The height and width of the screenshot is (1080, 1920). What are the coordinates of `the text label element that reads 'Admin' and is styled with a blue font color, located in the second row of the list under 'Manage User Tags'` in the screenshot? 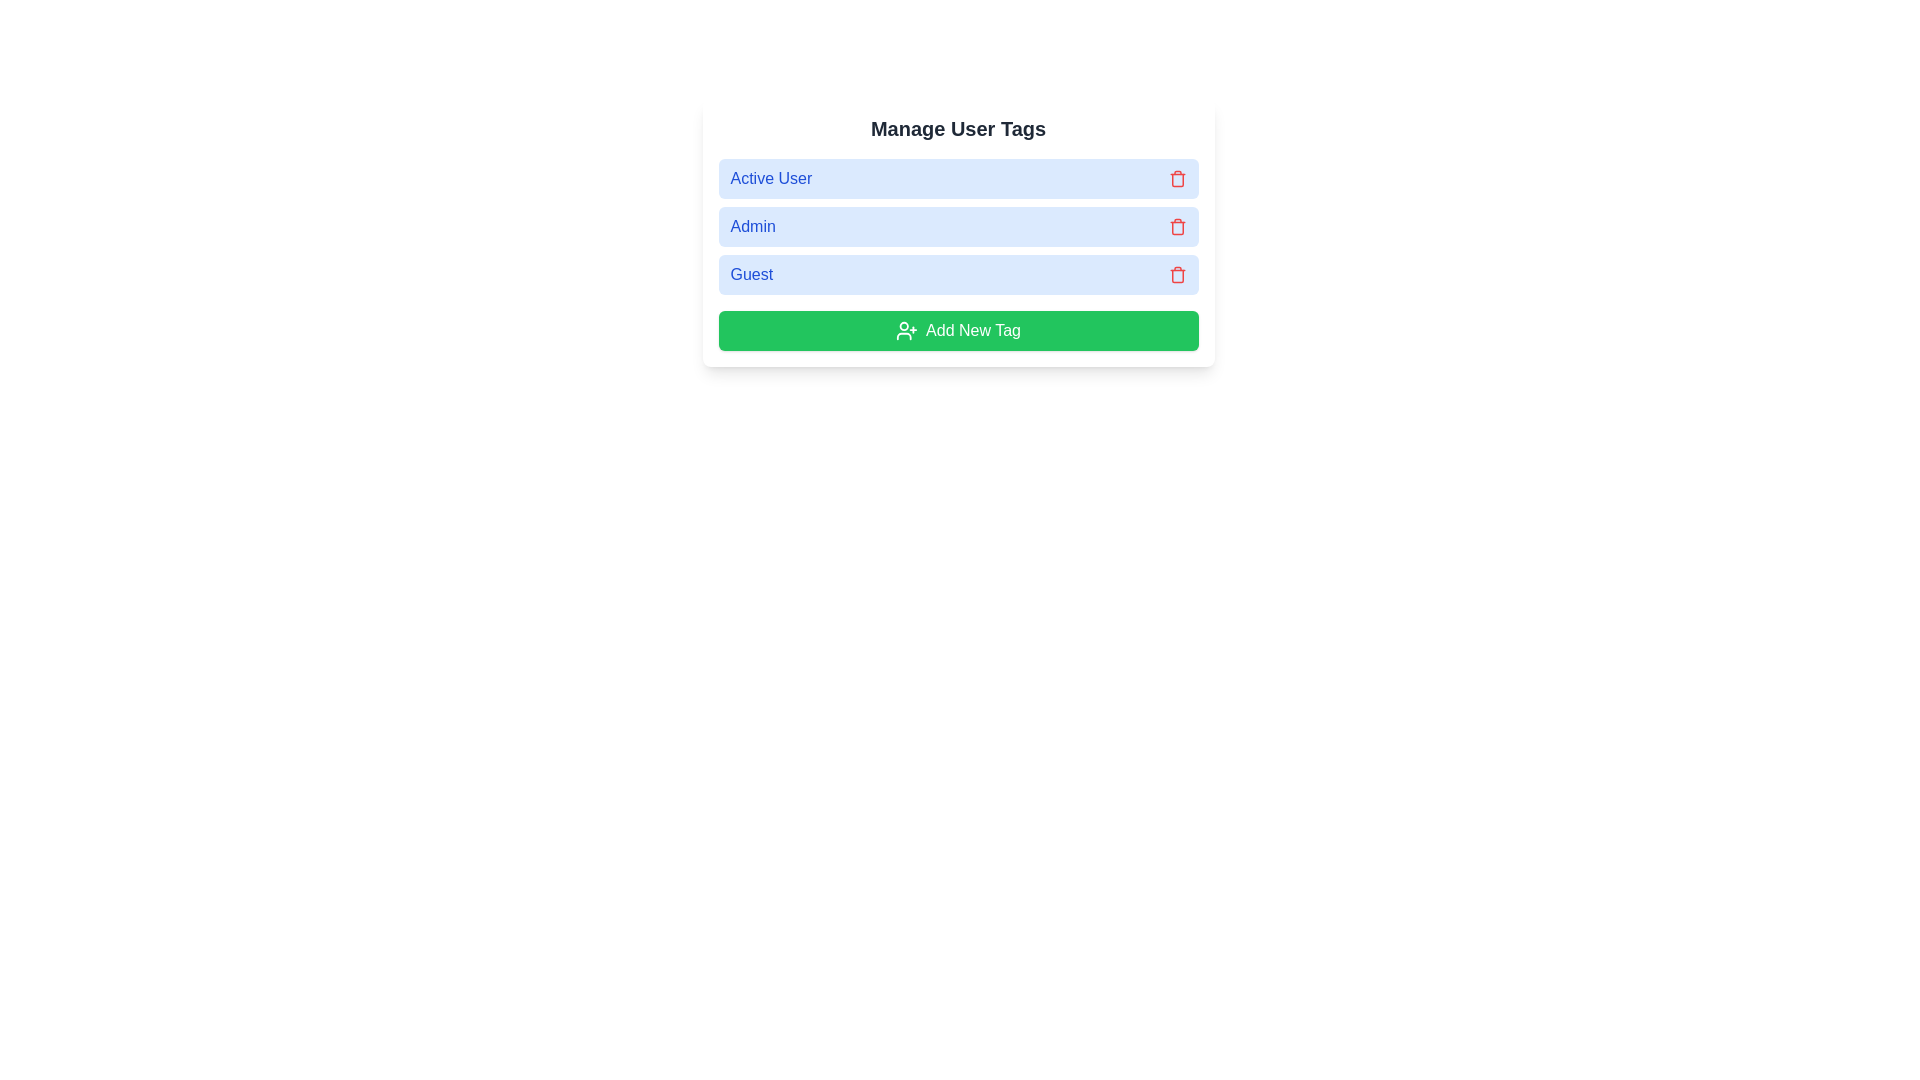 It's located at (752, 226).